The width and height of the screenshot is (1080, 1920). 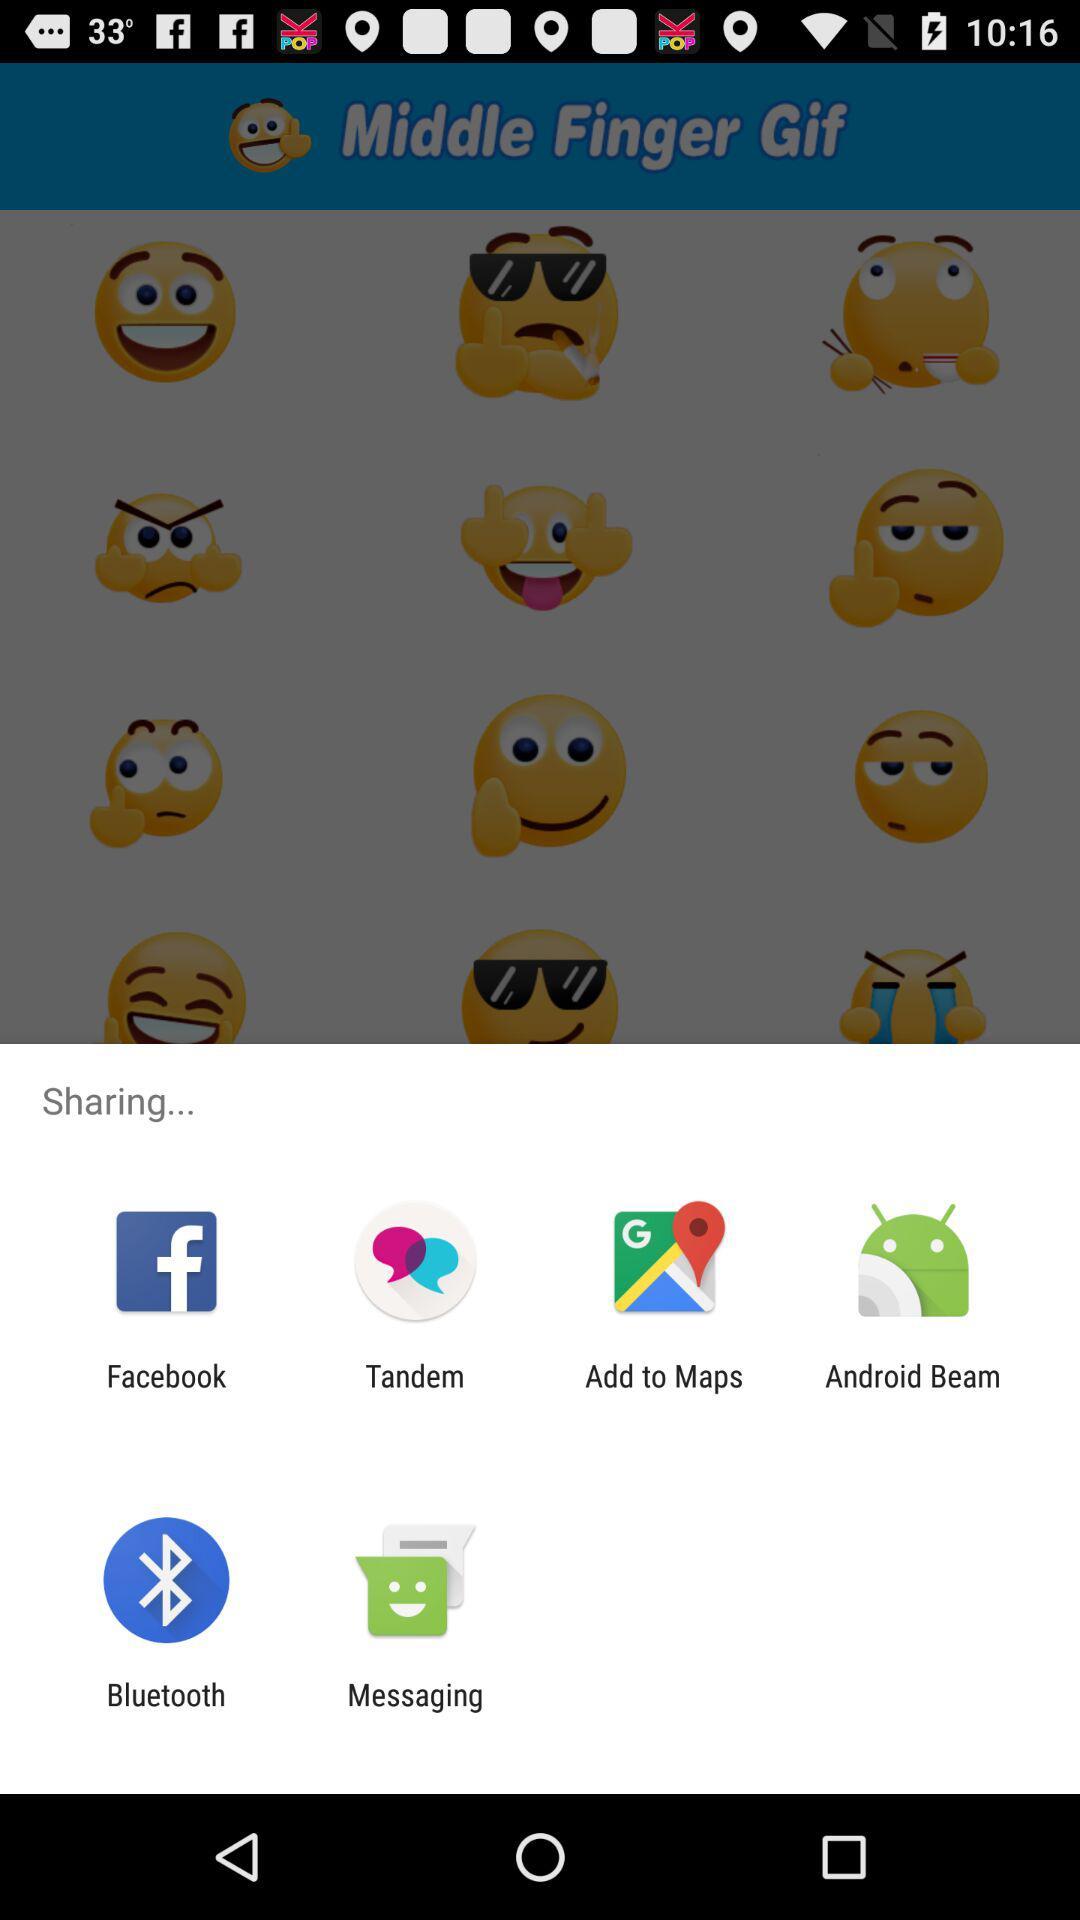 I want to click on the messaging item, so click(x=414, y=1711).